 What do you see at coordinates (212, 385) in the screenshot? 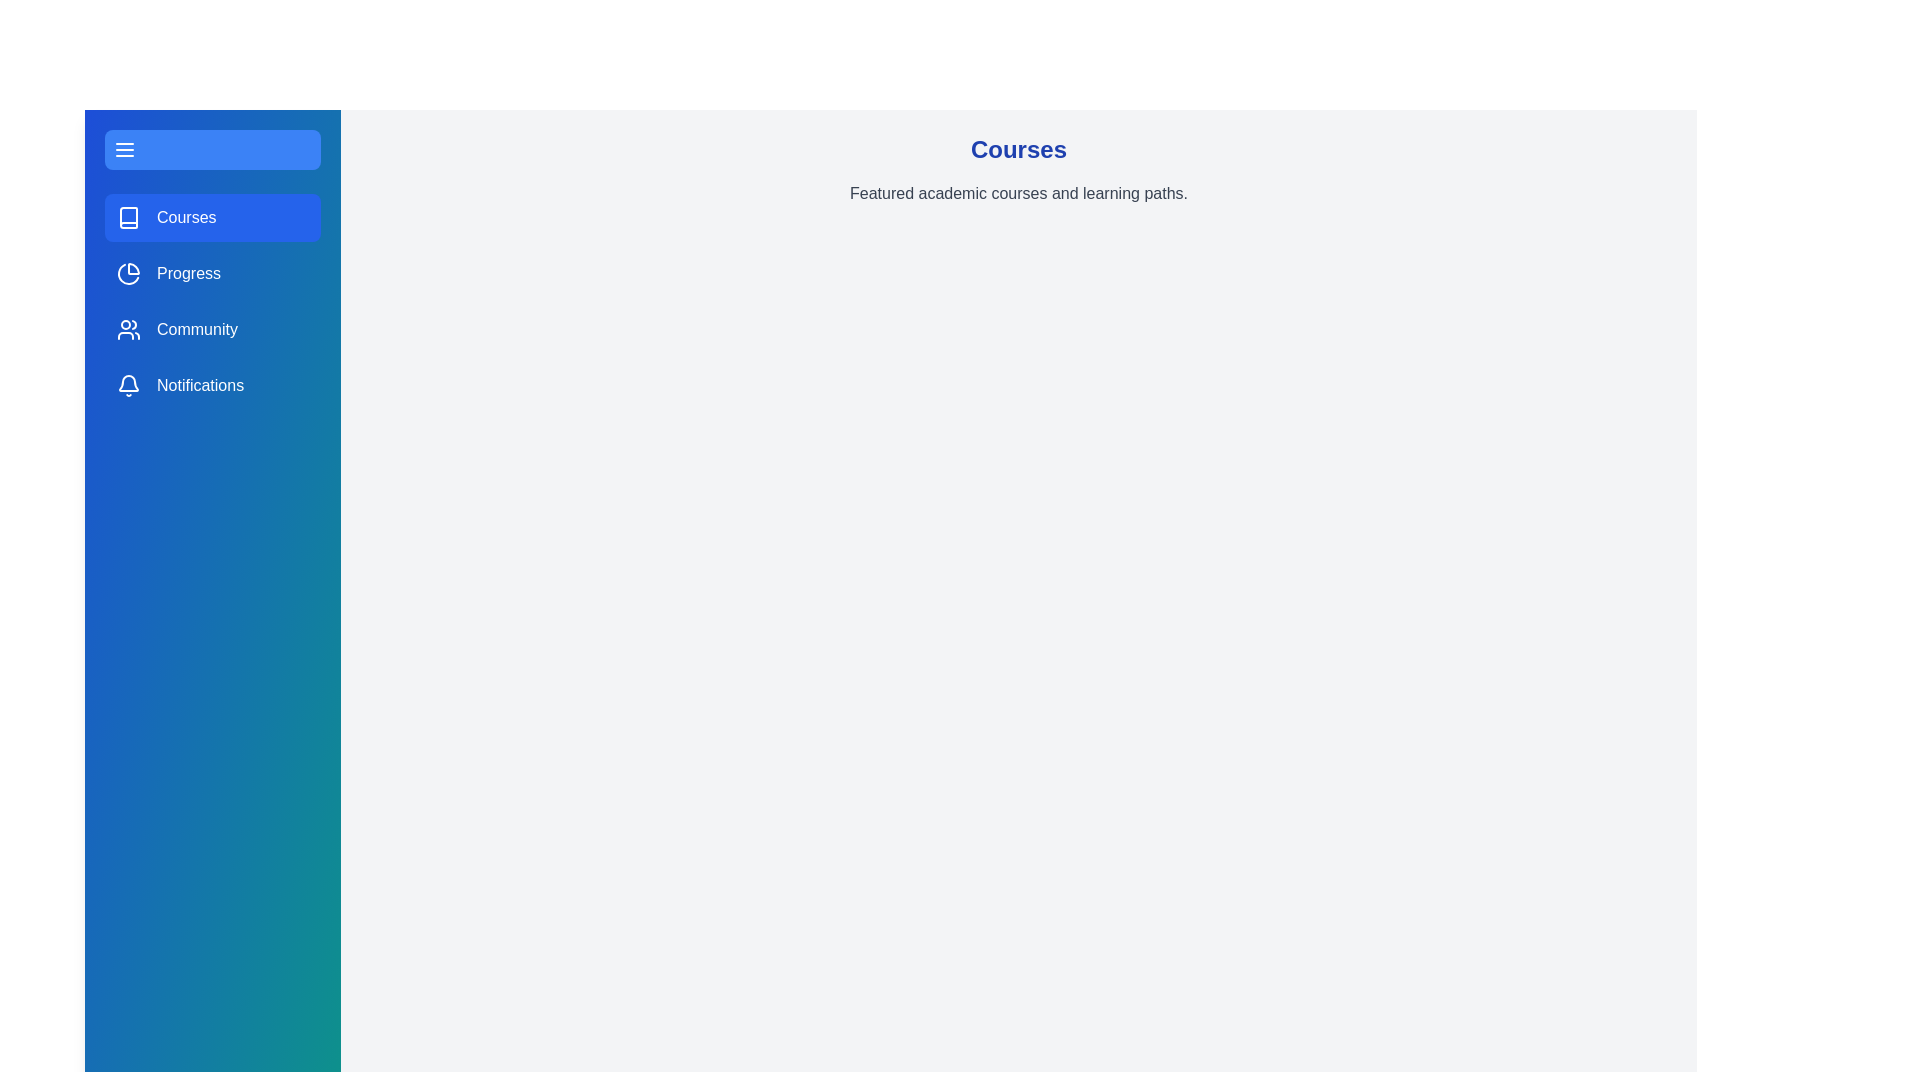
I see `the sidebar section Notifications by clicking on its corresponding area` at bounding box center [212, 385].